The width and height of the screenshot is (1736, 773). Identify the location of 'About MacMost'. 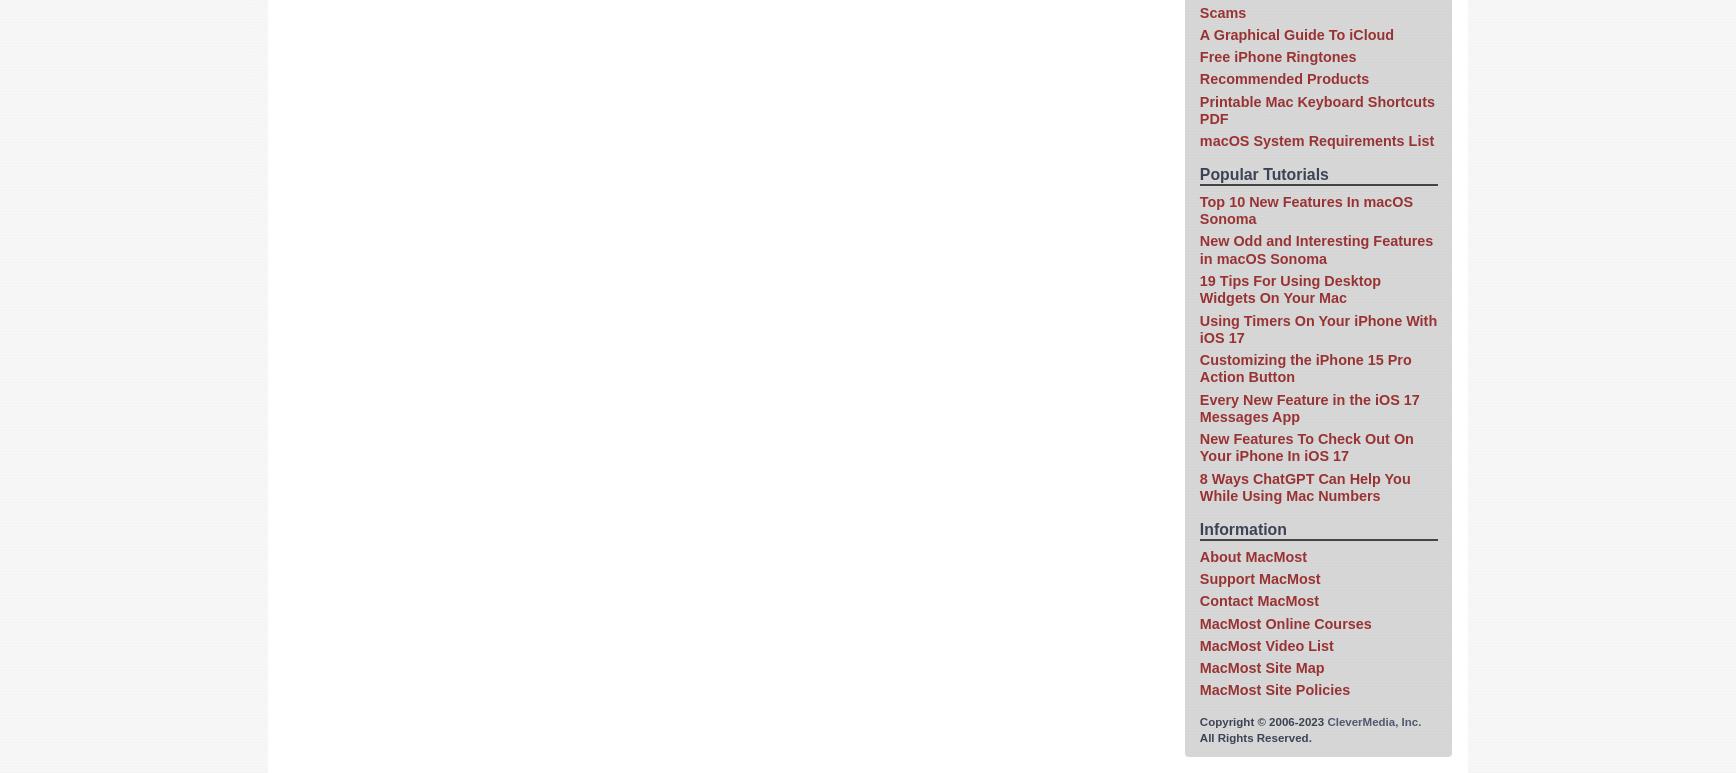
(1199, 555).